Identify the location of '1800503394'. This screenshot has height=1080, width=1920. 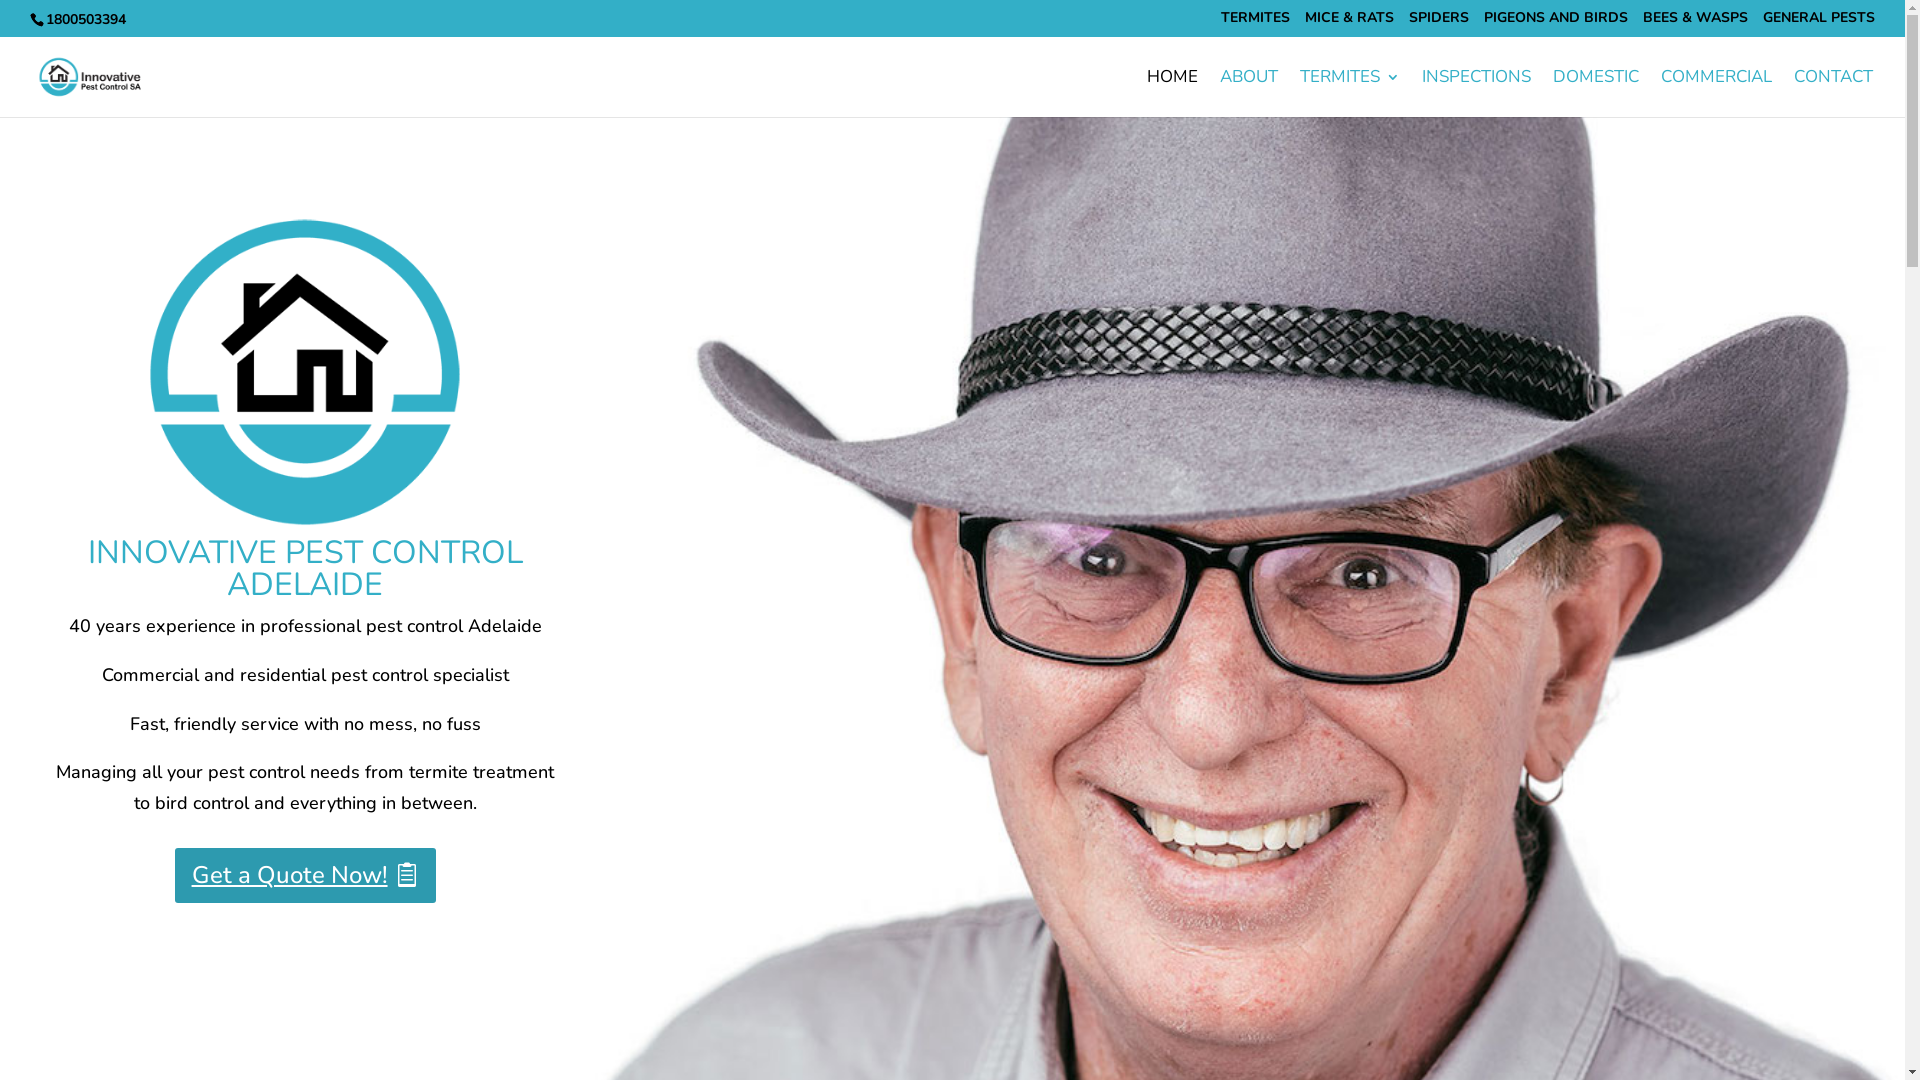
(83, 19).